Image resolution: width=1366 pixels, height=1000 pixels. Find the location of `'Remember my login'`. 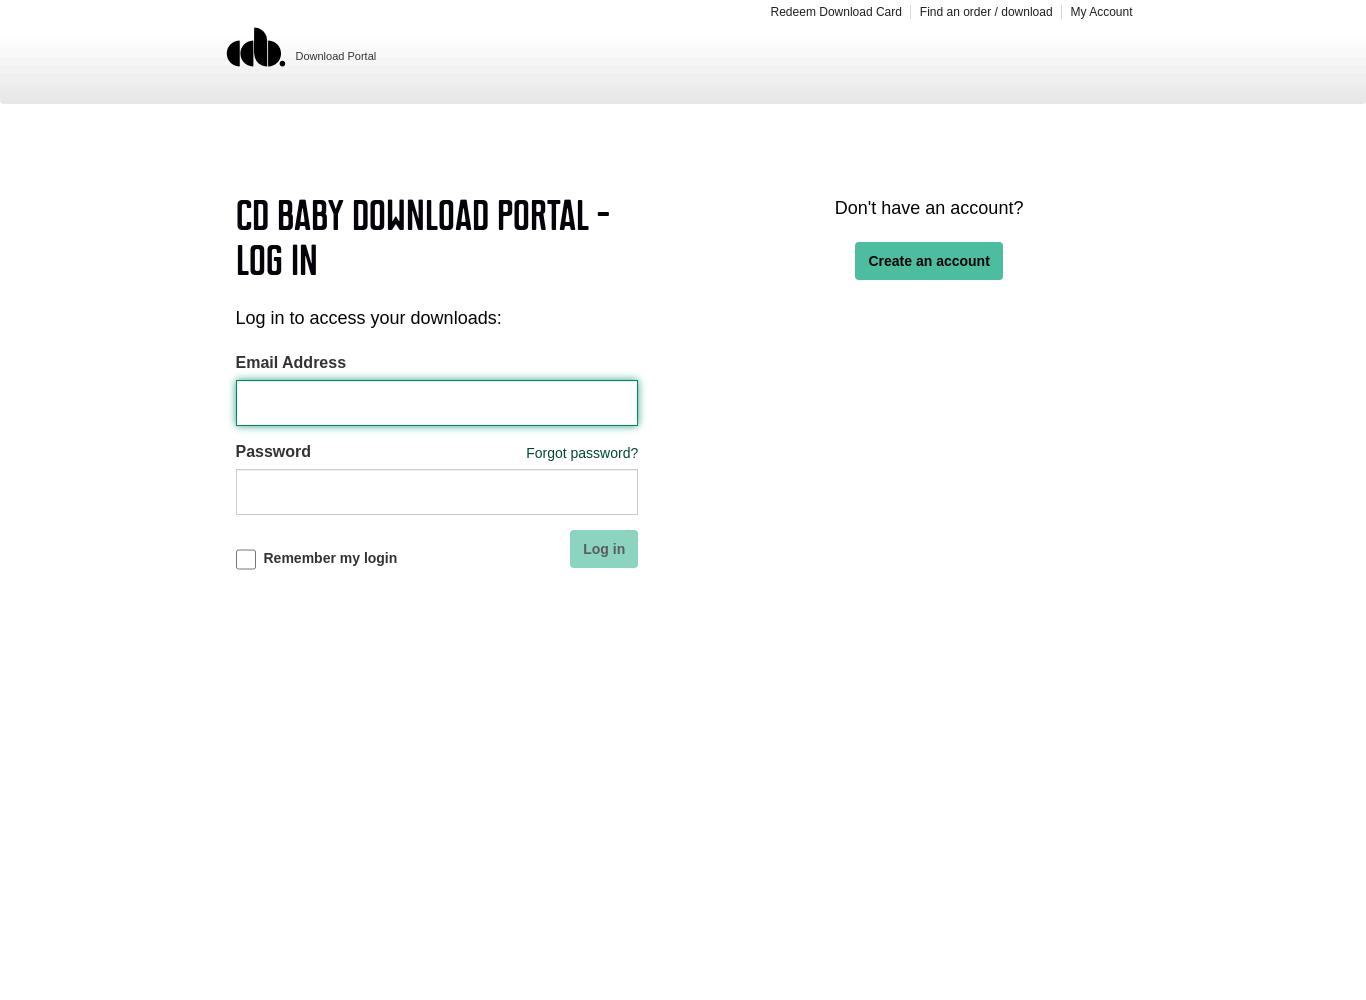

'Remember my login' is located at coordinates (262, 558).